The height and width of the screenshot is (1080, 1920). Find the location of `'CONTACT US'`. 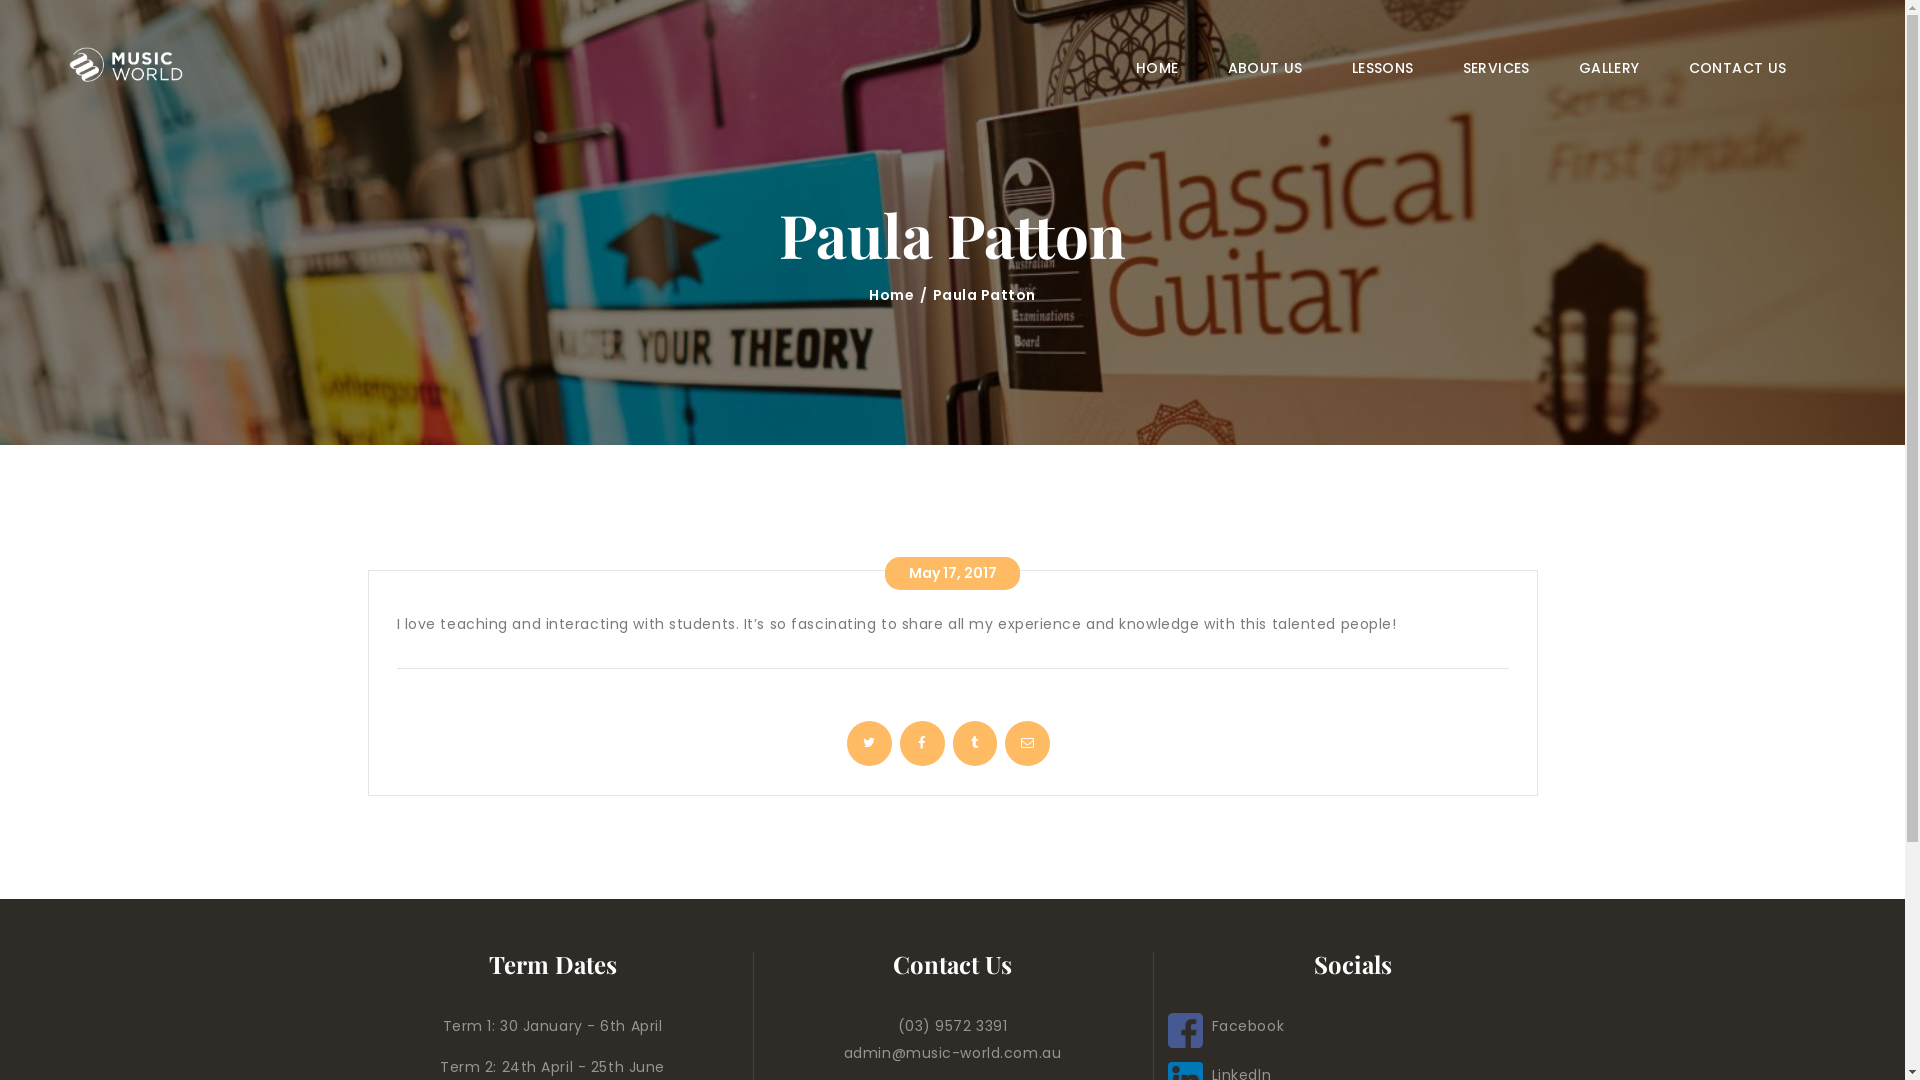

'CONTACT US' is located at coordinates (1664, 67).